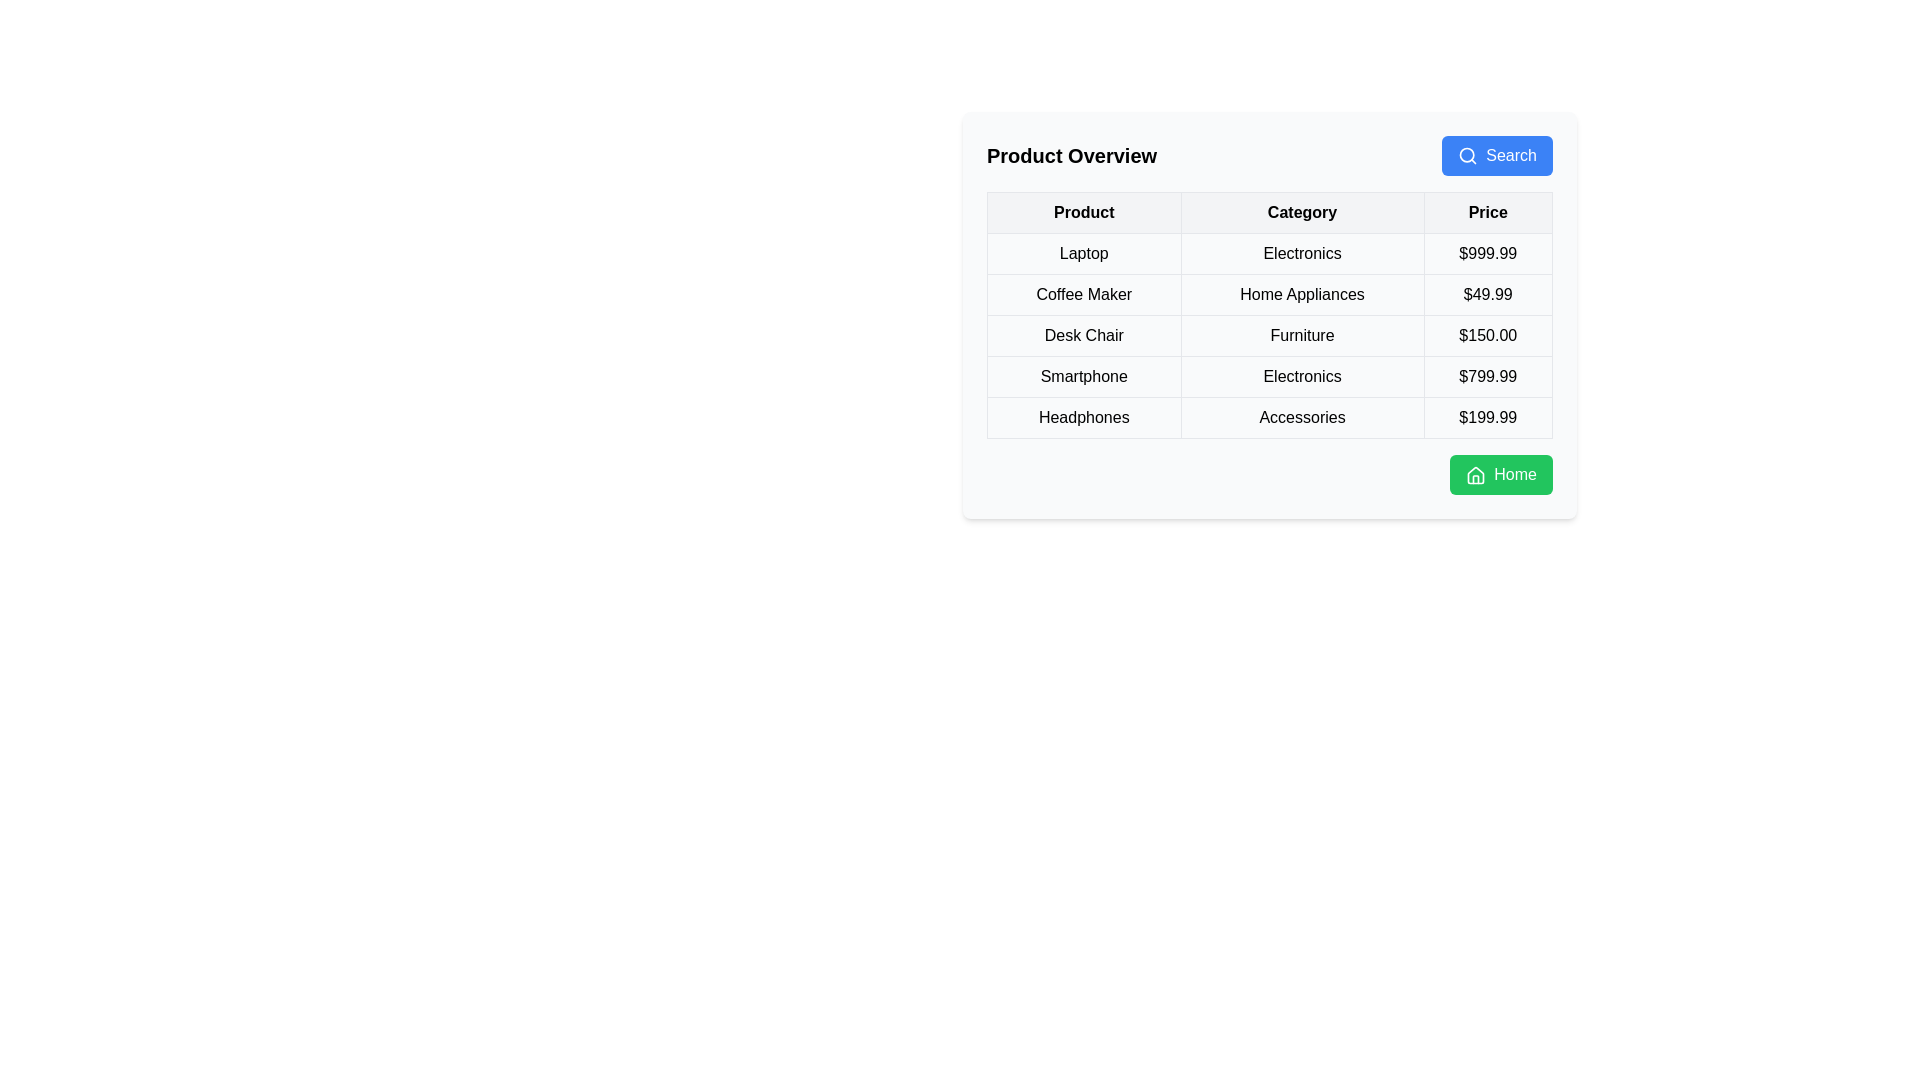 The image size is (1920, 1080). Describe the element at coordinates (1302, 253) in the screenshot. I see `the text label displaying 'Electronics' which is bold and surrounded by a rectangular border in the second column of the table under the 'Category' header` at that location.